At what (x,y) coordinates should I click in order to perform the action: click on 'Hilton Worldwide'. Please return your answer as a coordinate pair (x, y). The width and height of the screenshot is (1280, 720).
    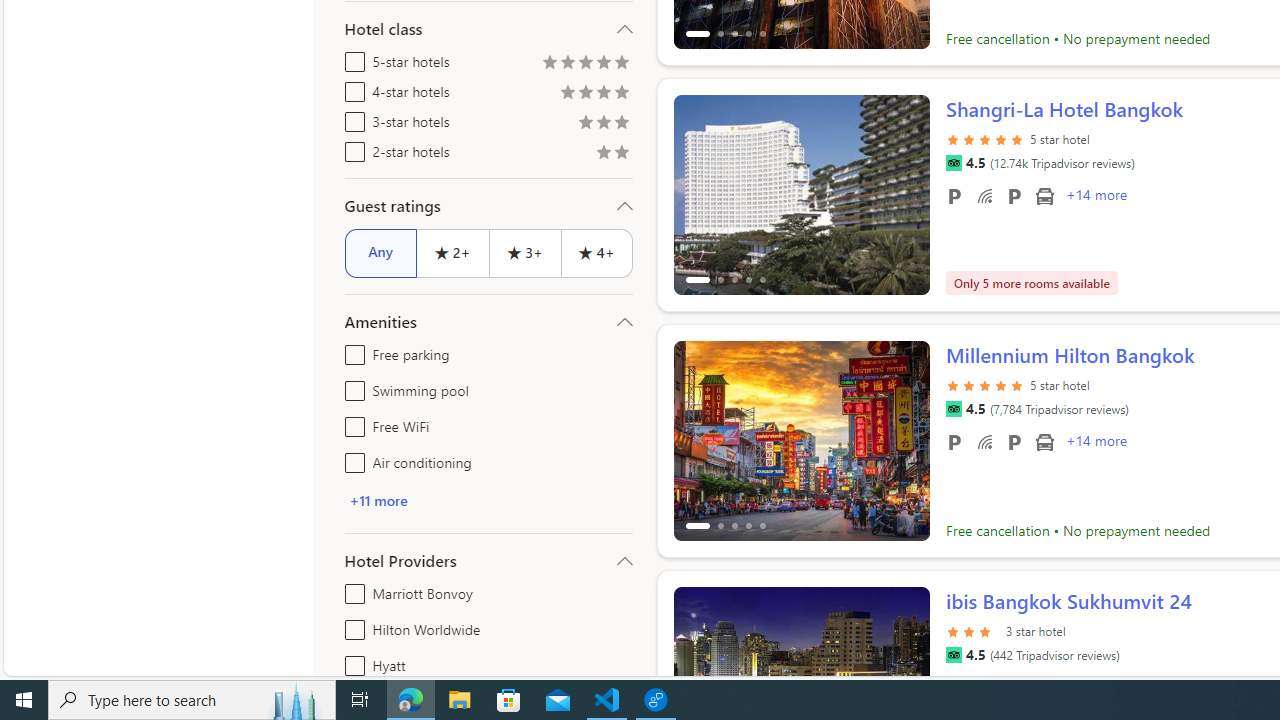
    Looking at the image, I should click on (351, 625).